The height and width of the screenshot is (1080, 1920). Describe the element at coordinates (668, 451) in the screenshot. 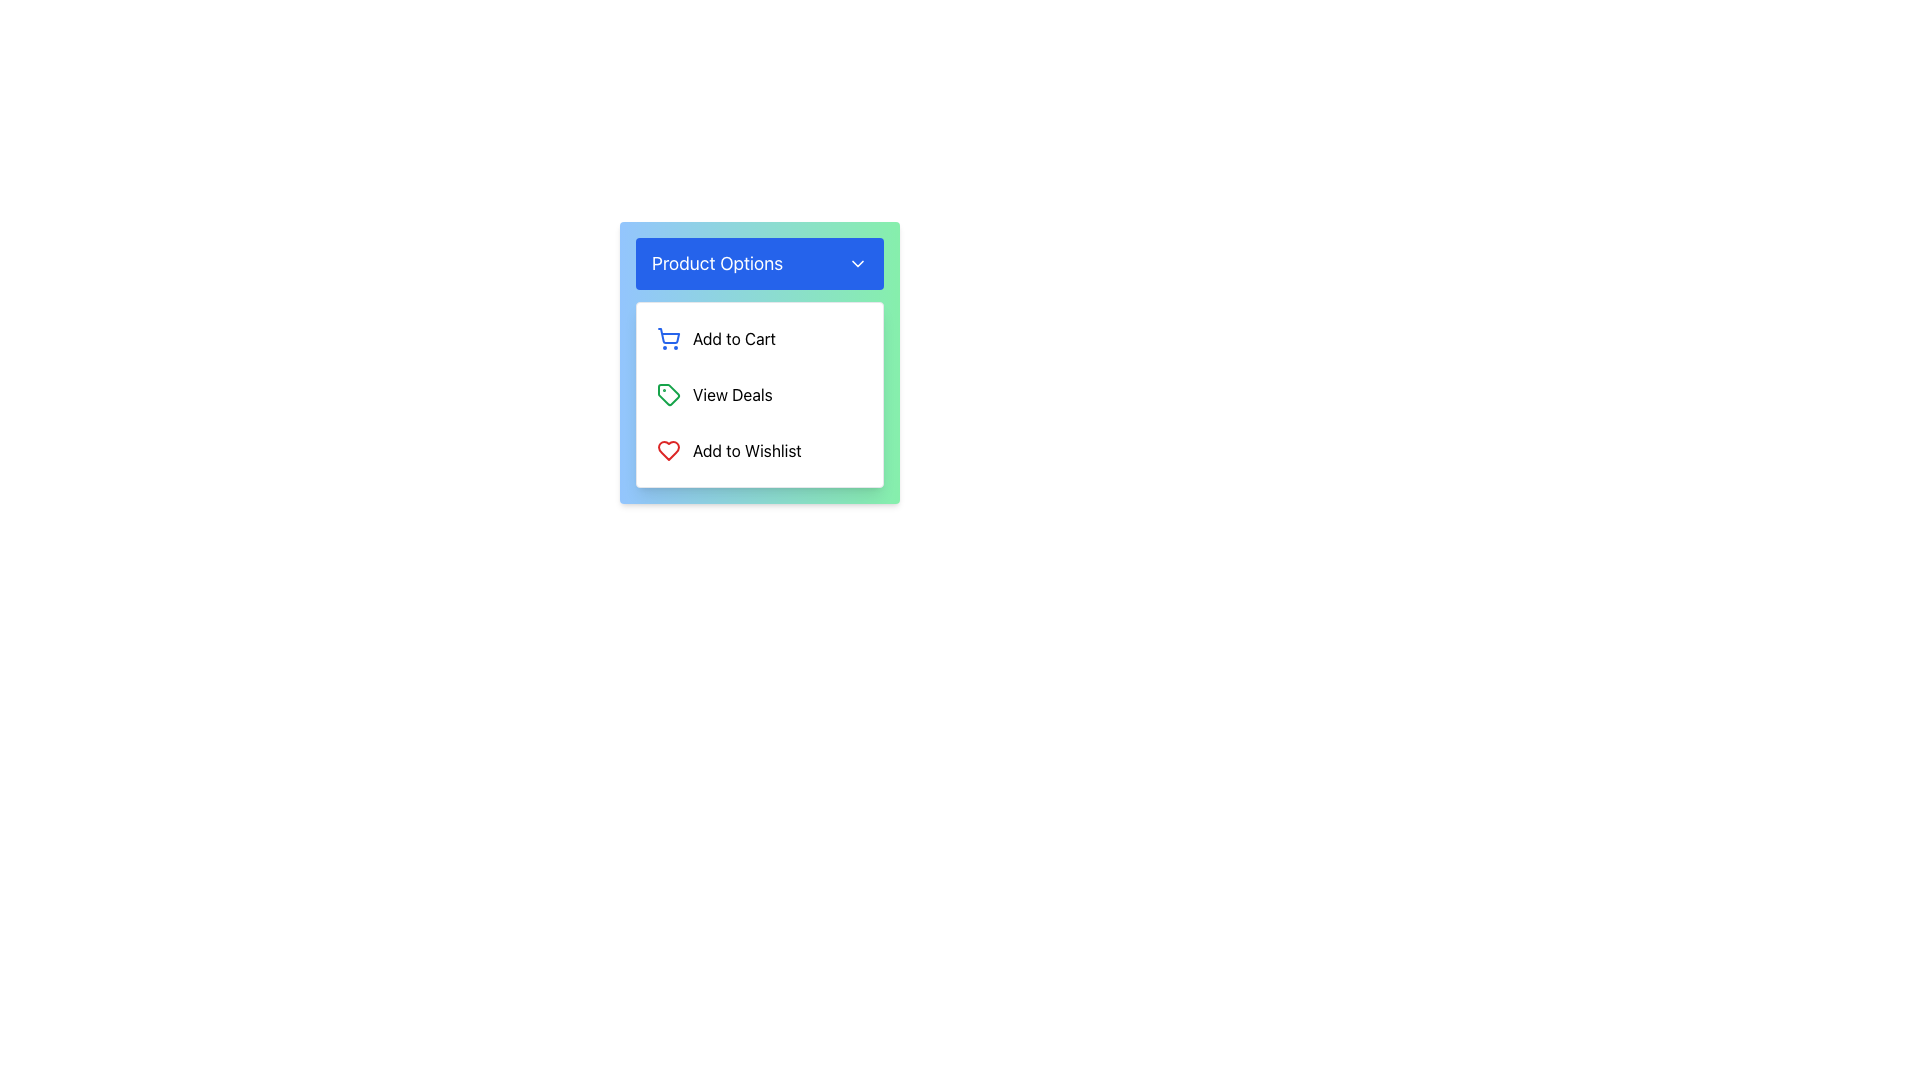

I see `the heart-shaped icon representing the 'Add to Wishlist' action button` at that location.